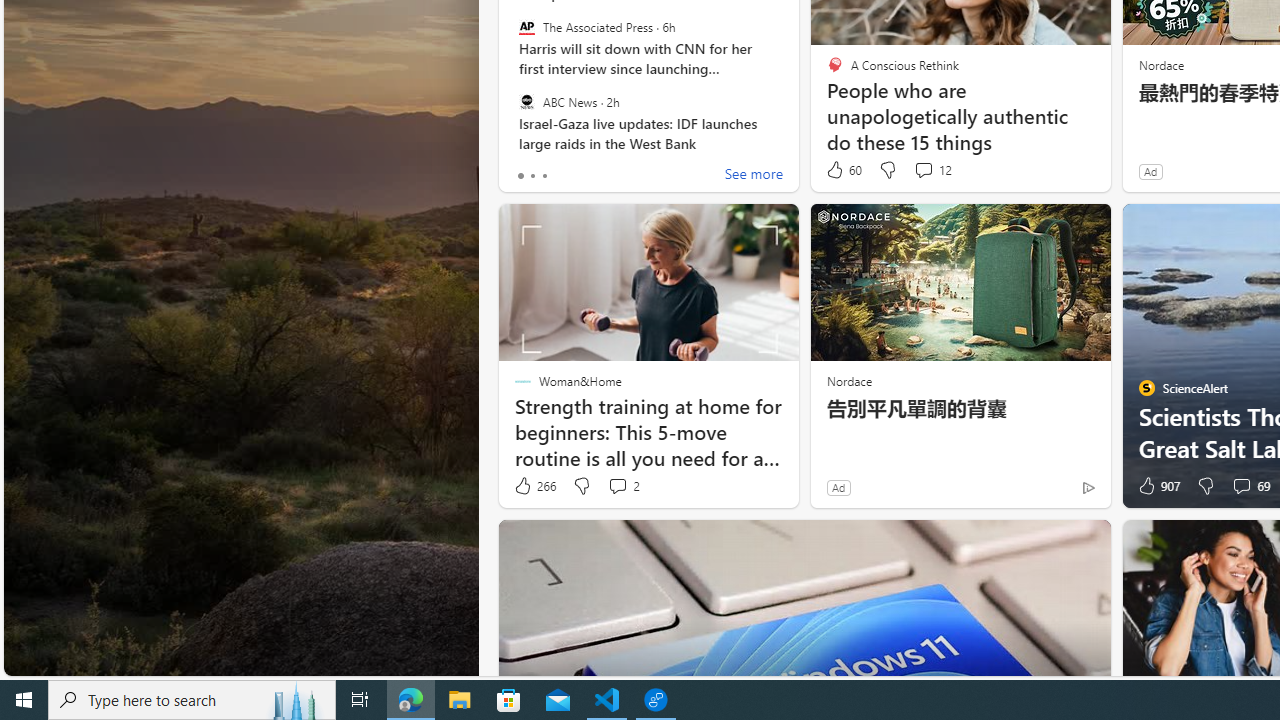 The height and width of the screenshot is (720, 1280). Describe the element at coordinates (922, 168) in the screenshot. I see `'View comments 12 Comment'` at that location.